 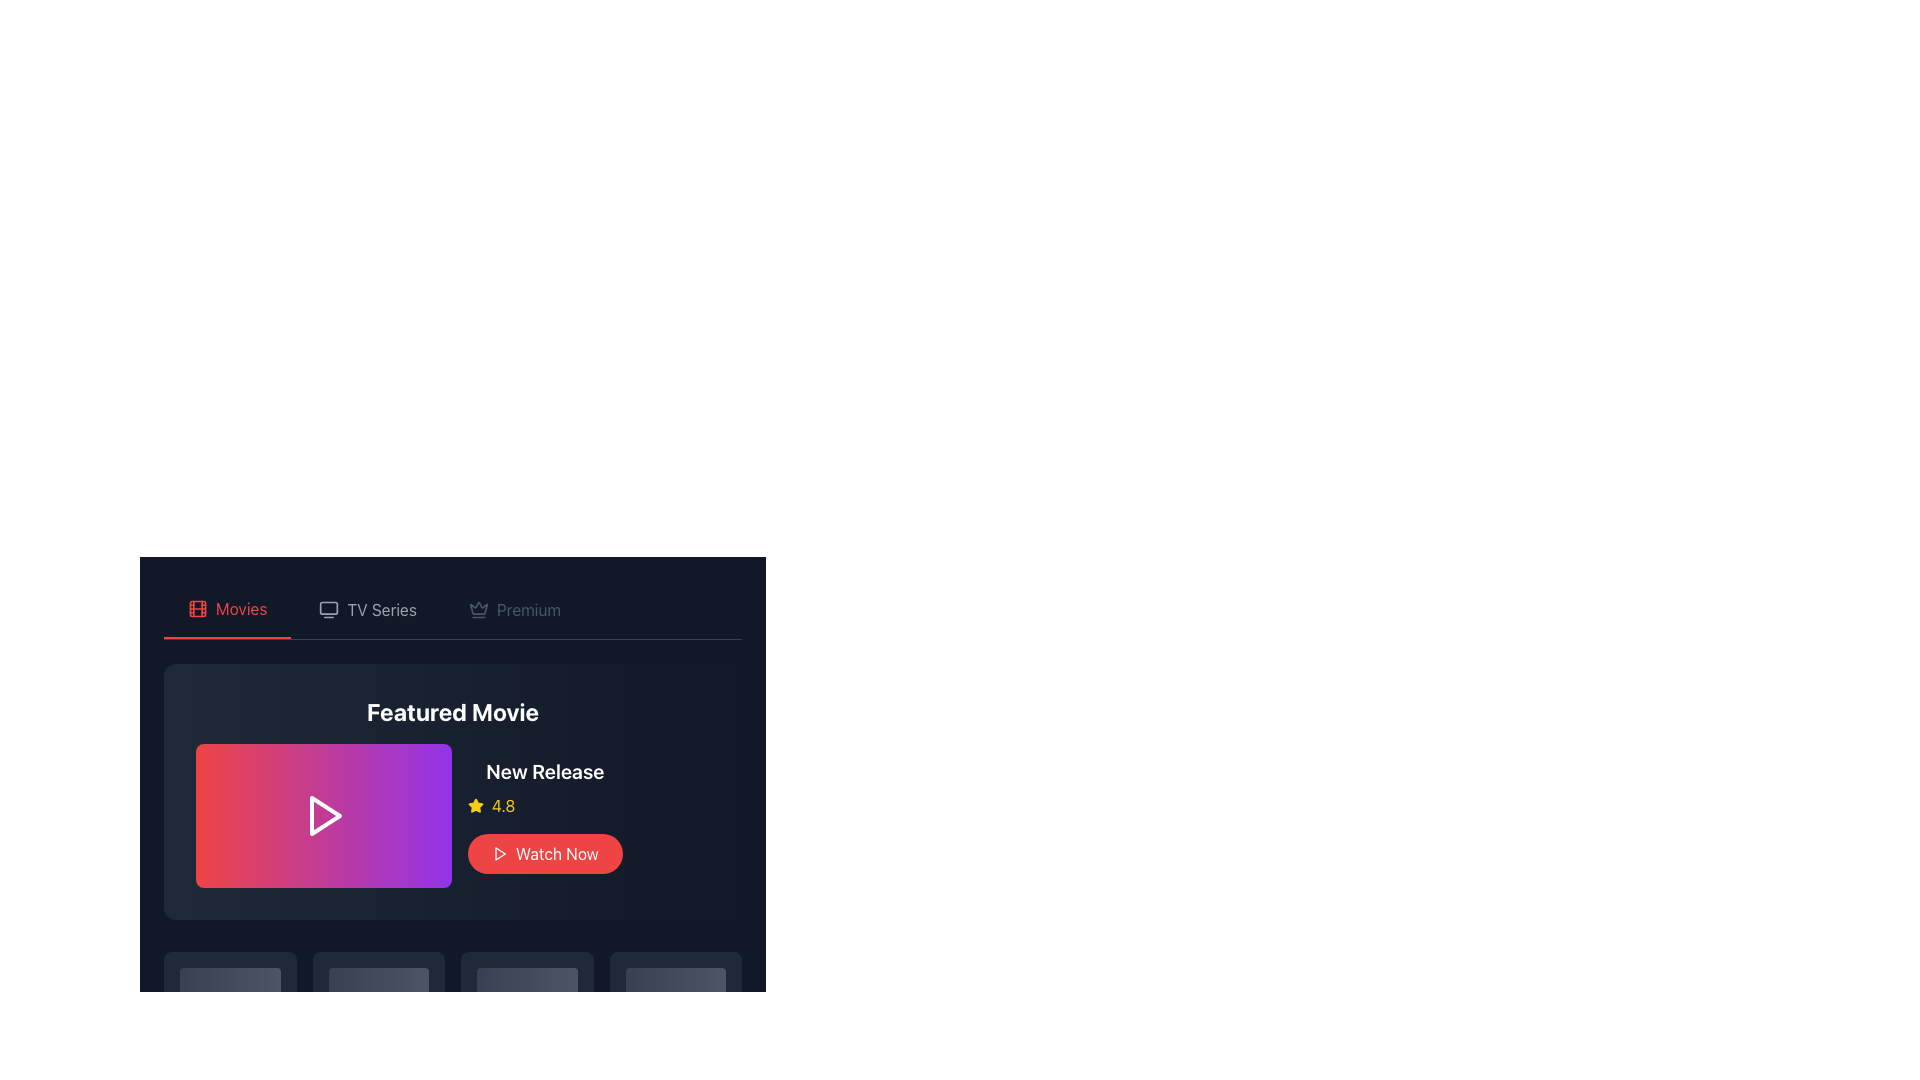 I want to click on the text label element reading 'TV Series' in the navigation menu, which is styled with a gray font color and is positioned between 'Movies' and 'Premium', so click(x=382, y=608).